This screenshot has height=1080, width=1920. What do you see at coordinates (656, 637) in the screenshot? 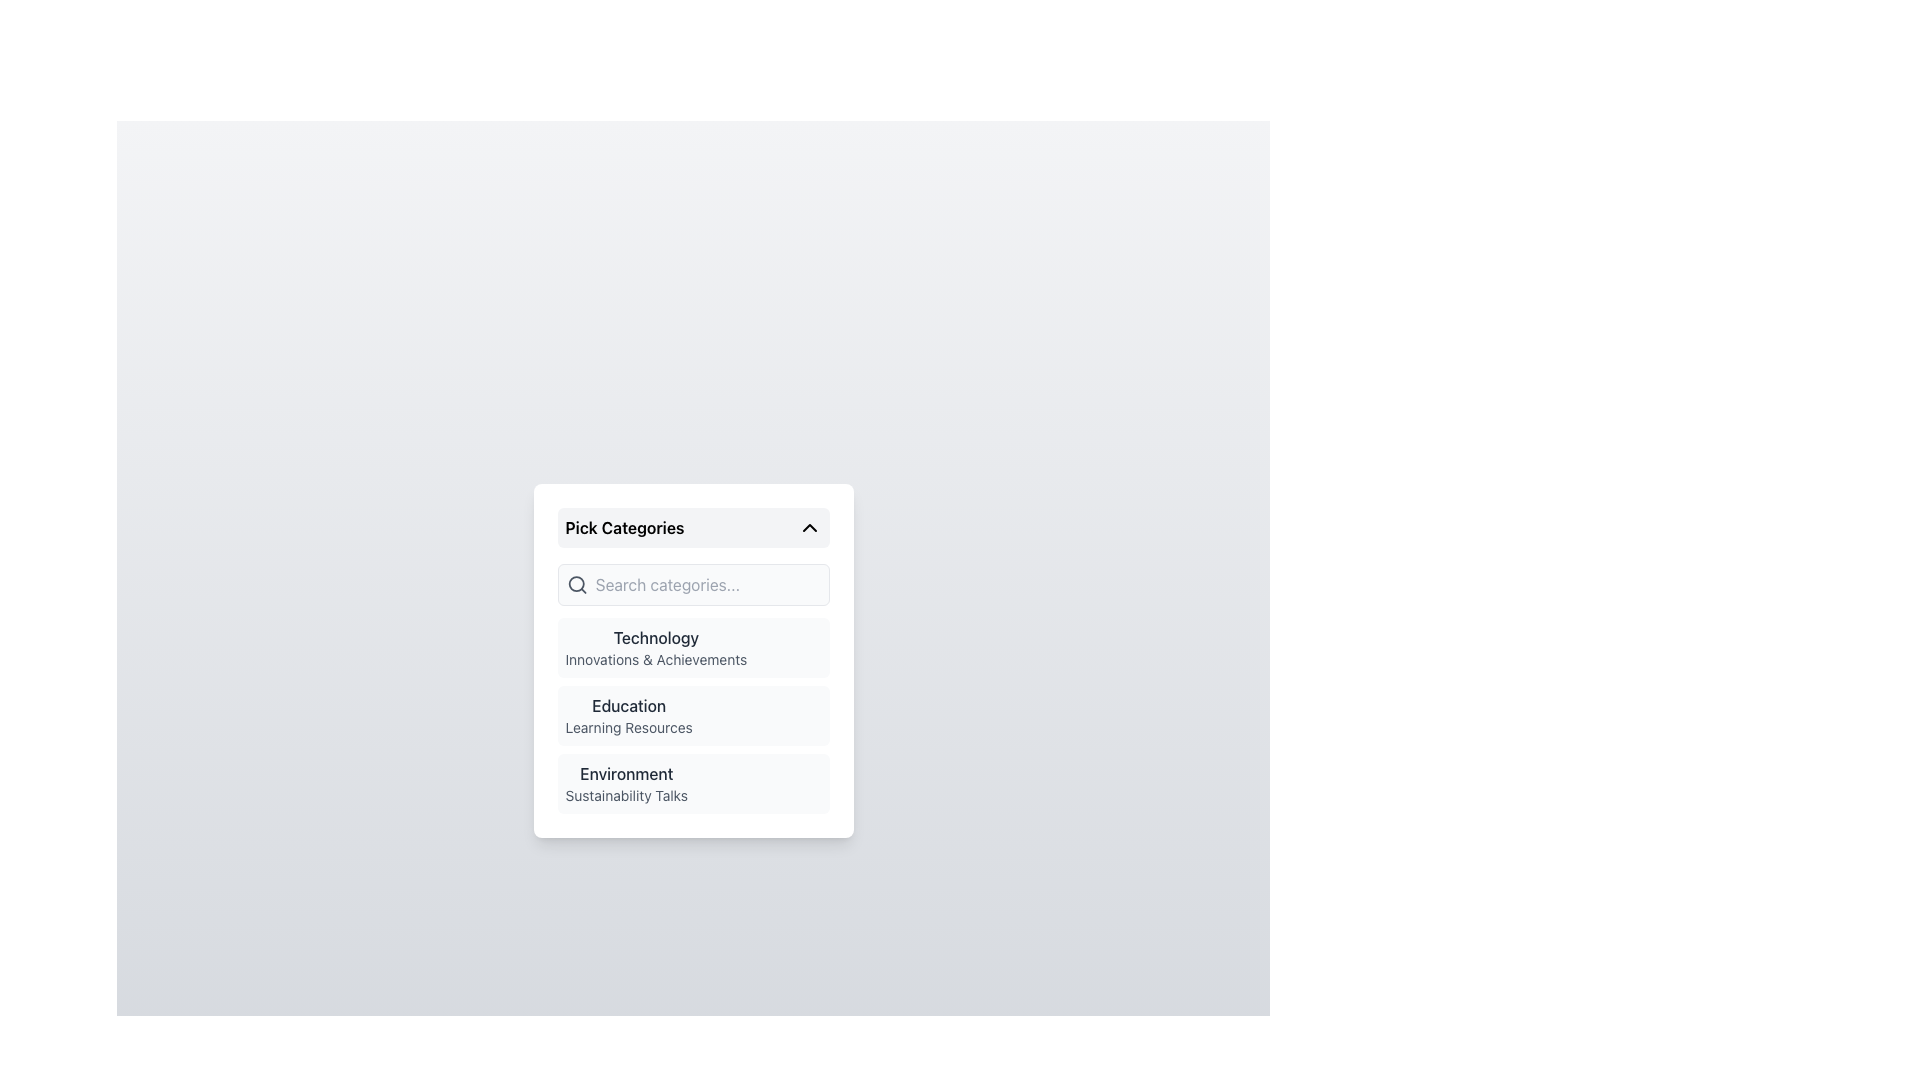
I see `the 'Technology' text label in the dropdown menu` at bounding box center [656, 637].